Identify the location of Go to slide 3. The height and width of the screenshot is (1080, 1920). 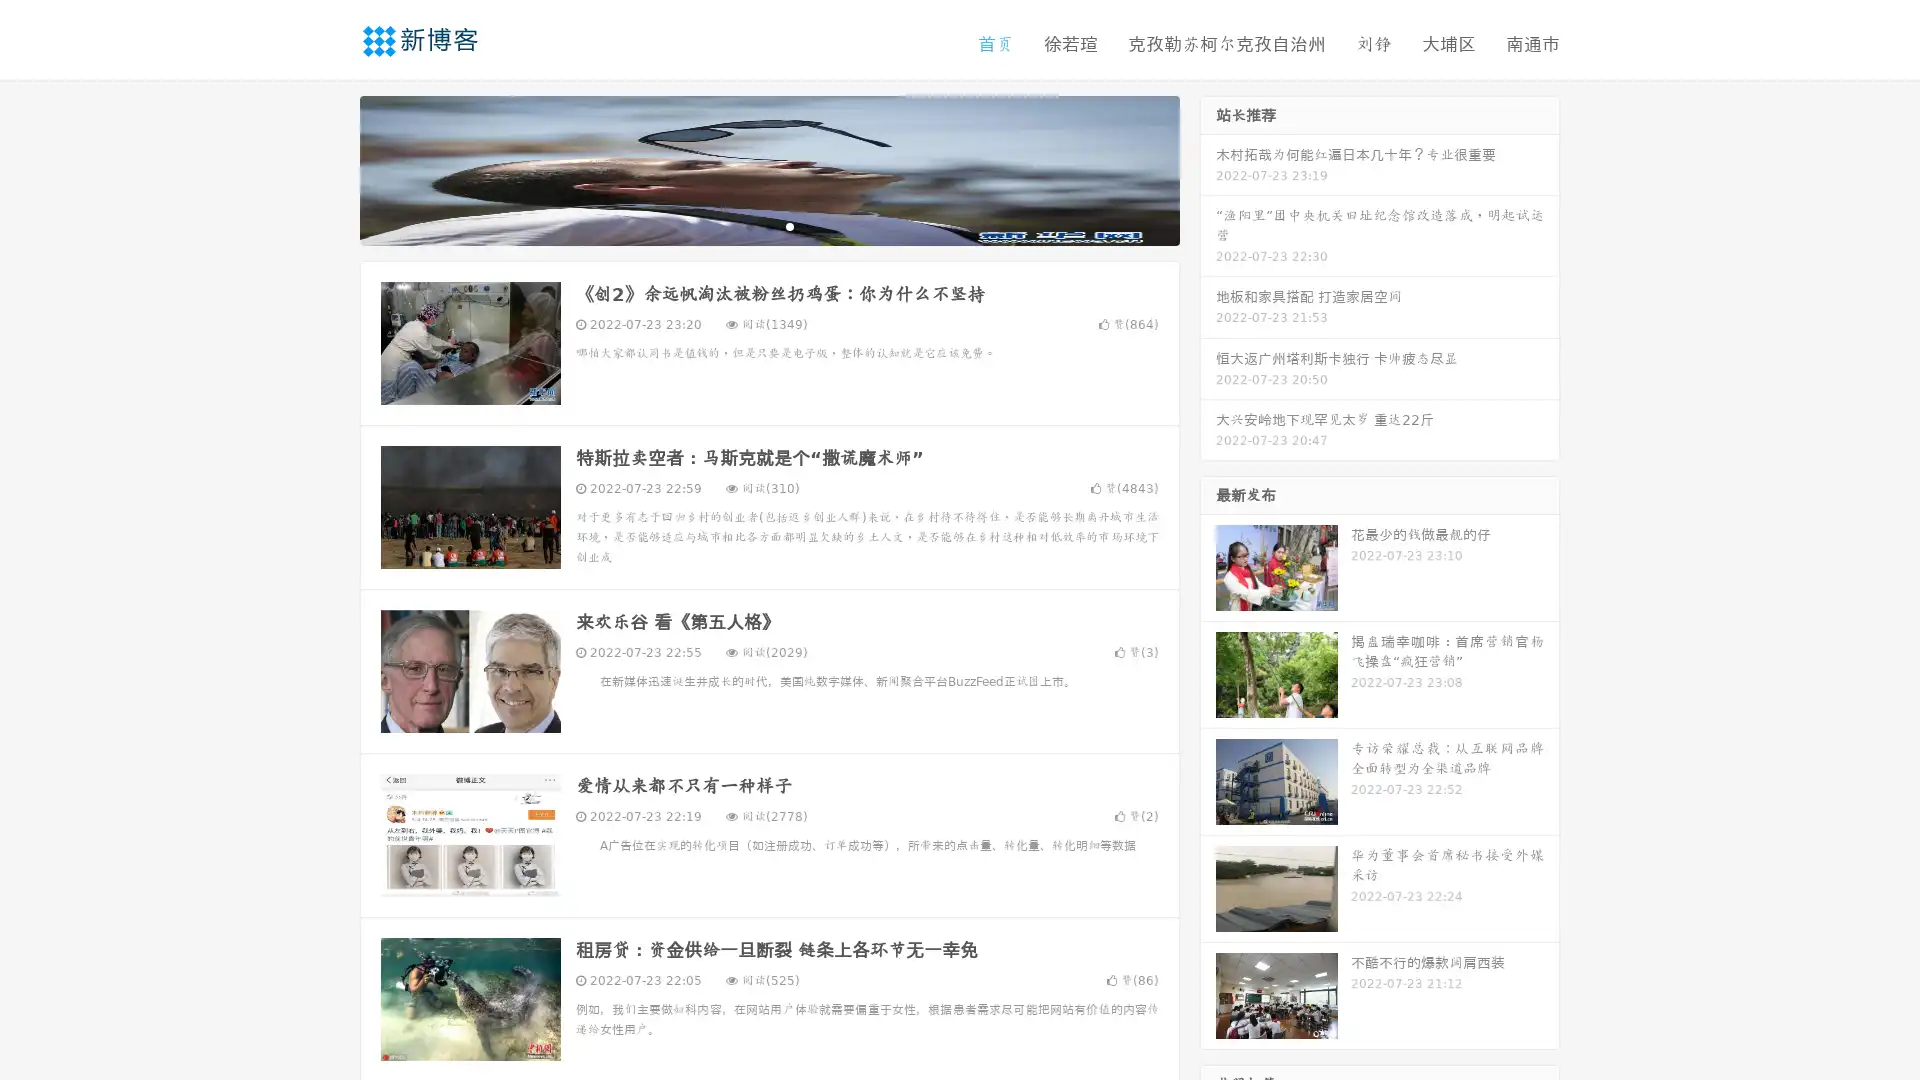
(789, 225).